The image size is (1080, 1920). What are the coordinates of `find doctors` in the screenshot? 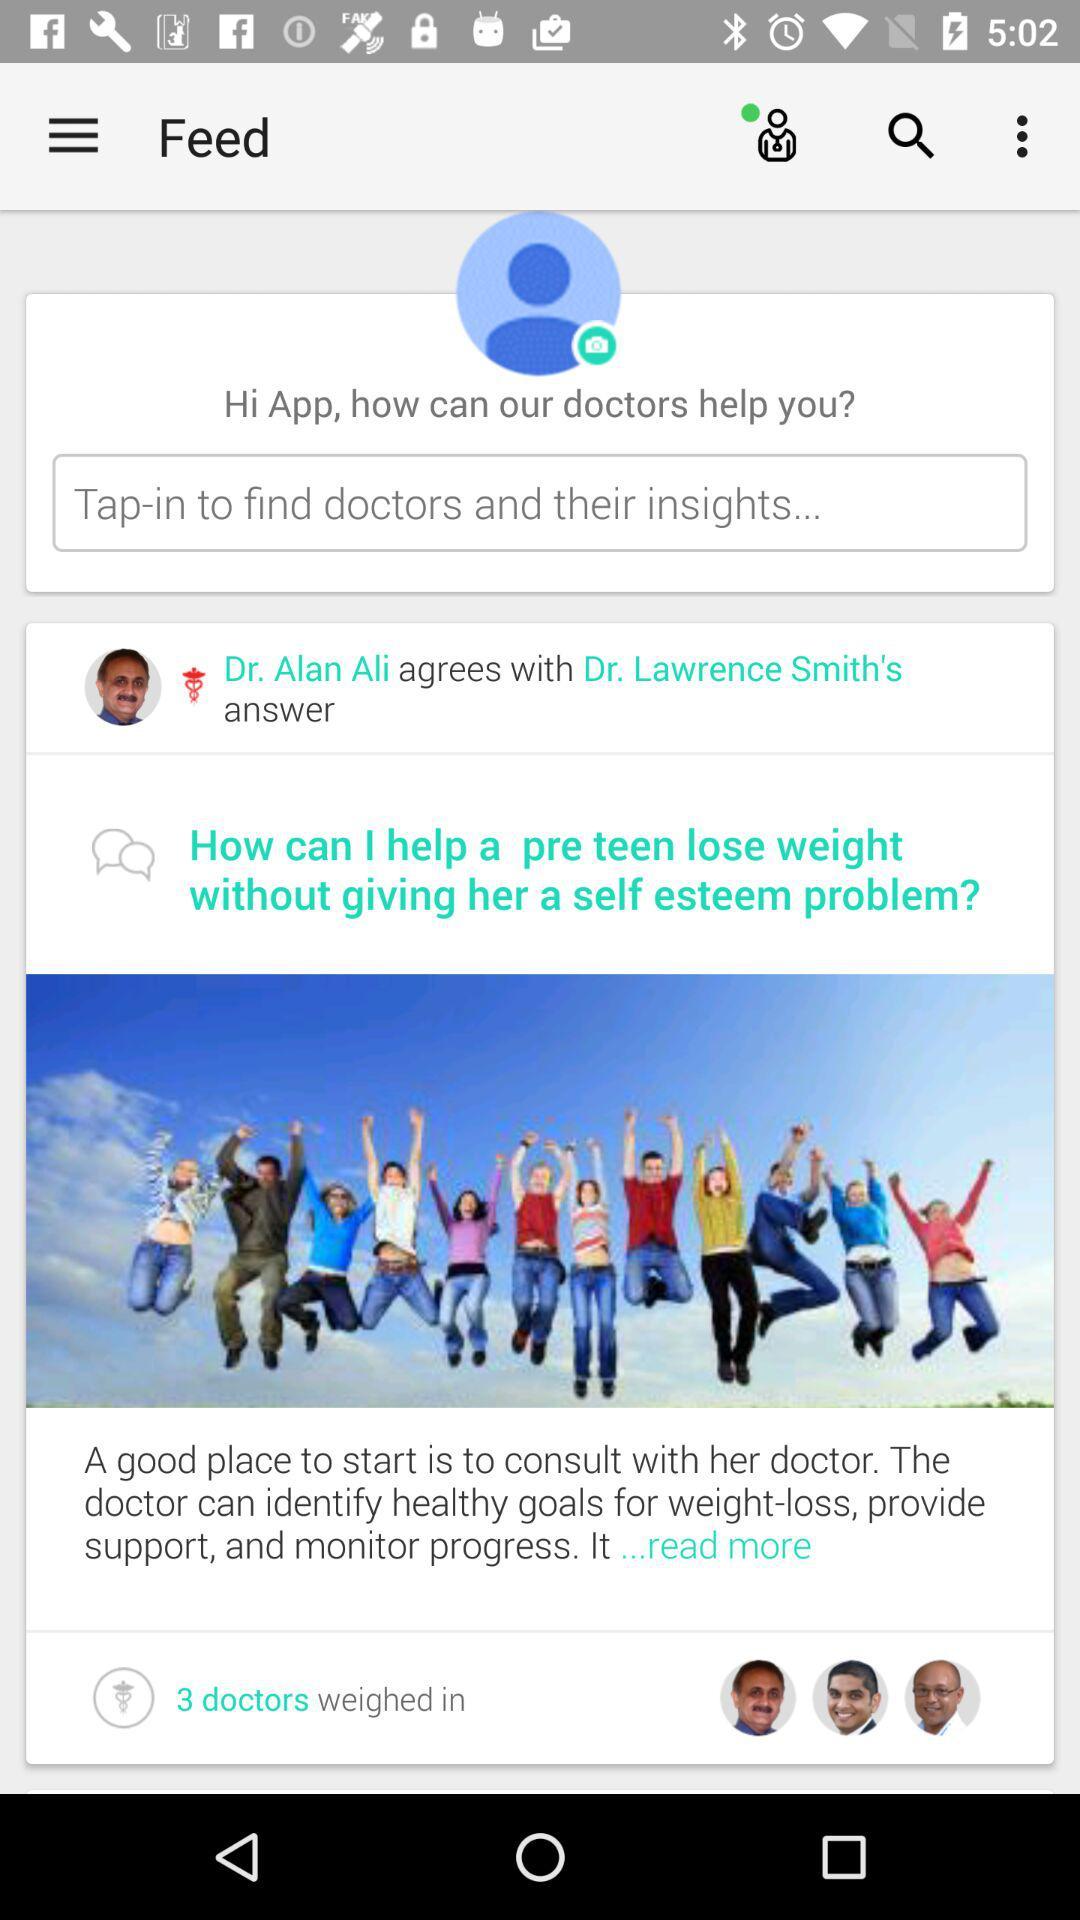 It's located at (540, 502).